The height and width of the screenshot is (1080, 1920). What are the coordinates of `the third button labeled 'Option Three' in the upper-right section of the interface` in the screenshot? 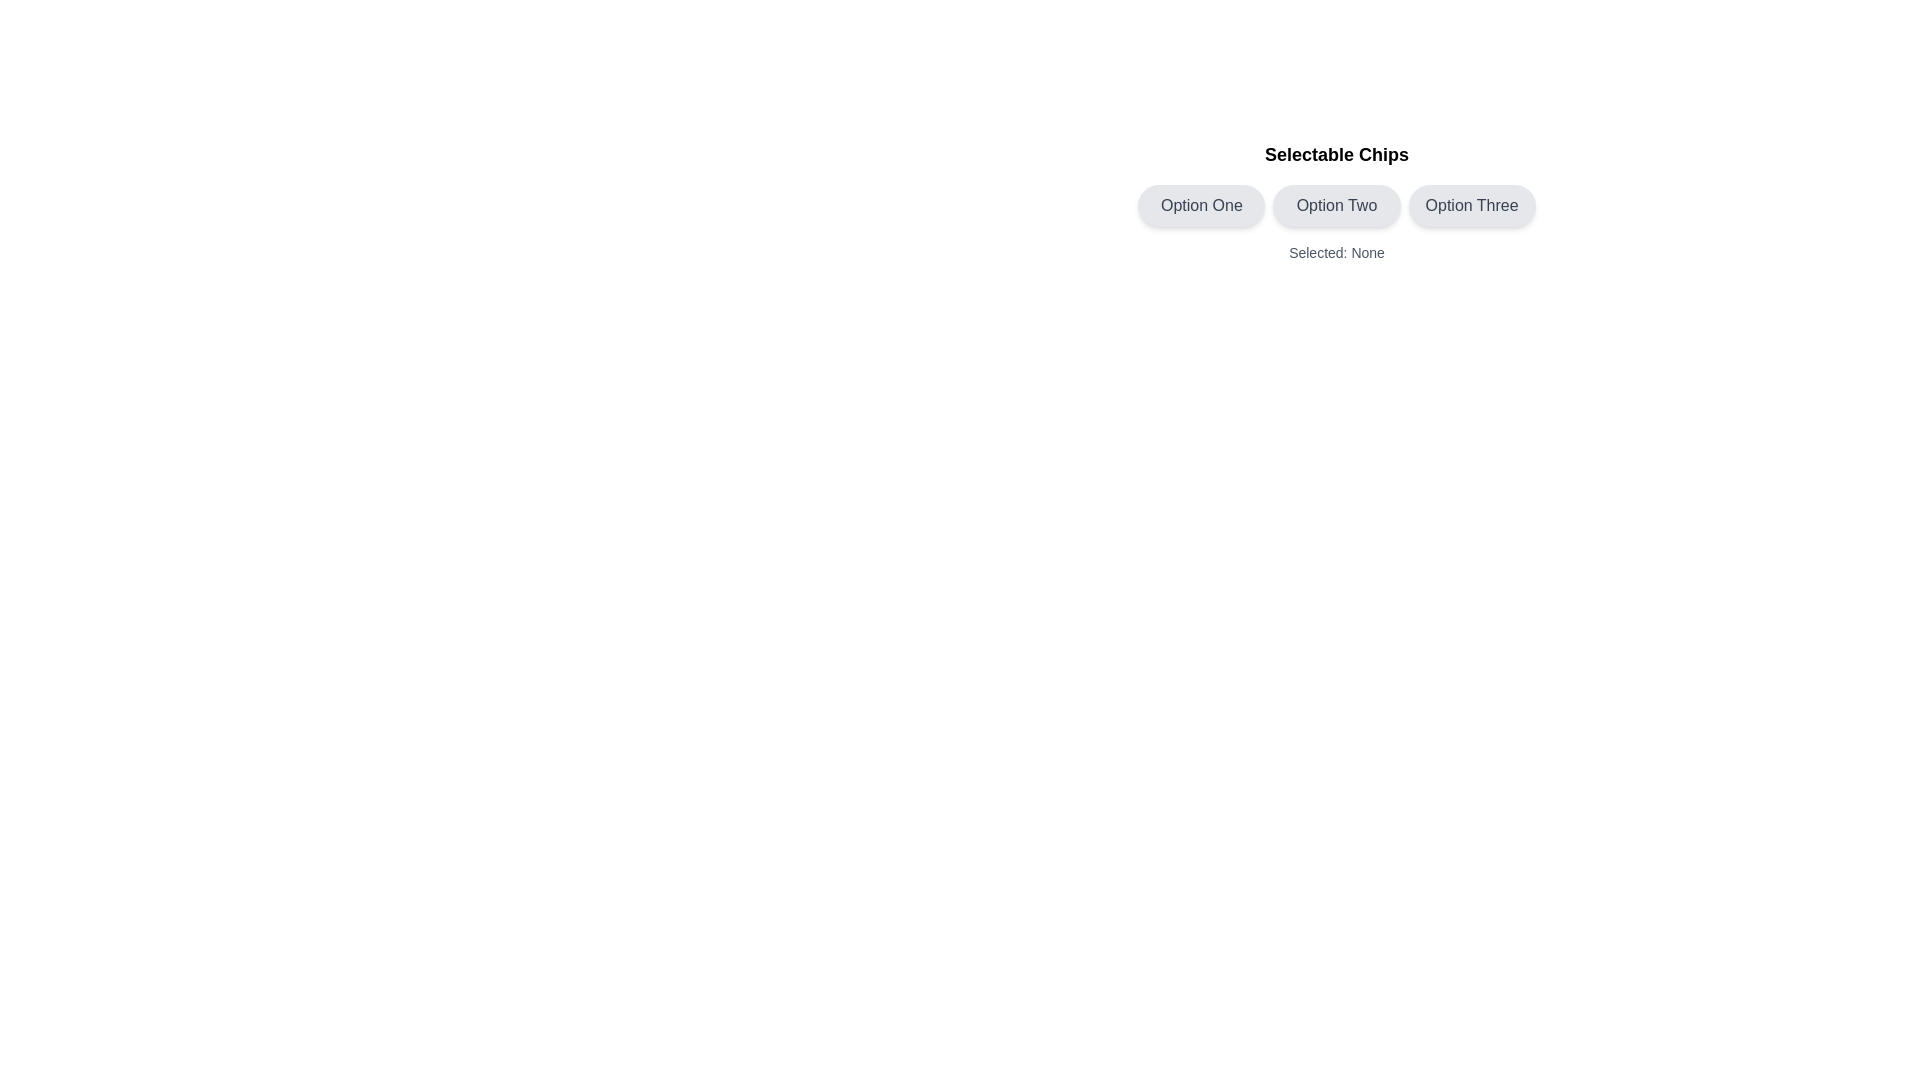 It's located at (1472, 205).